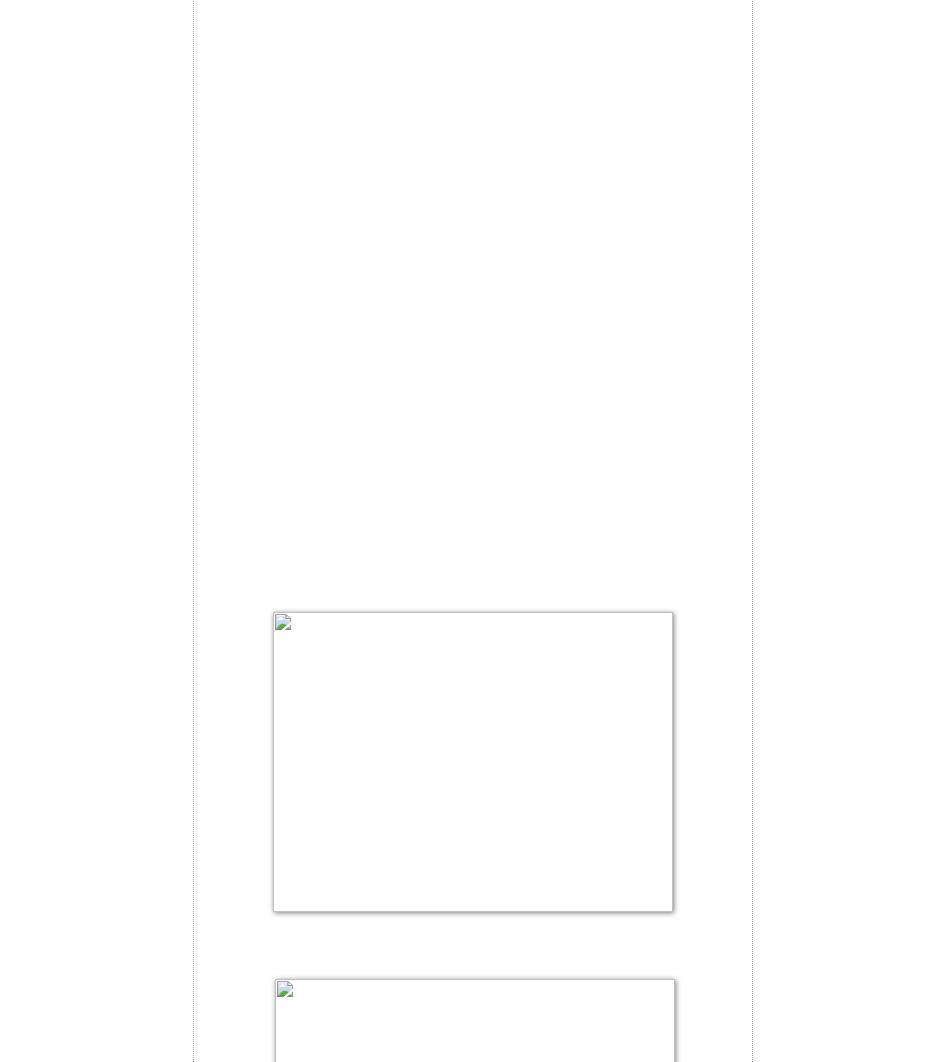 The image size is (948, 1062). I want to click on '5 eggs', so click(230, 114).